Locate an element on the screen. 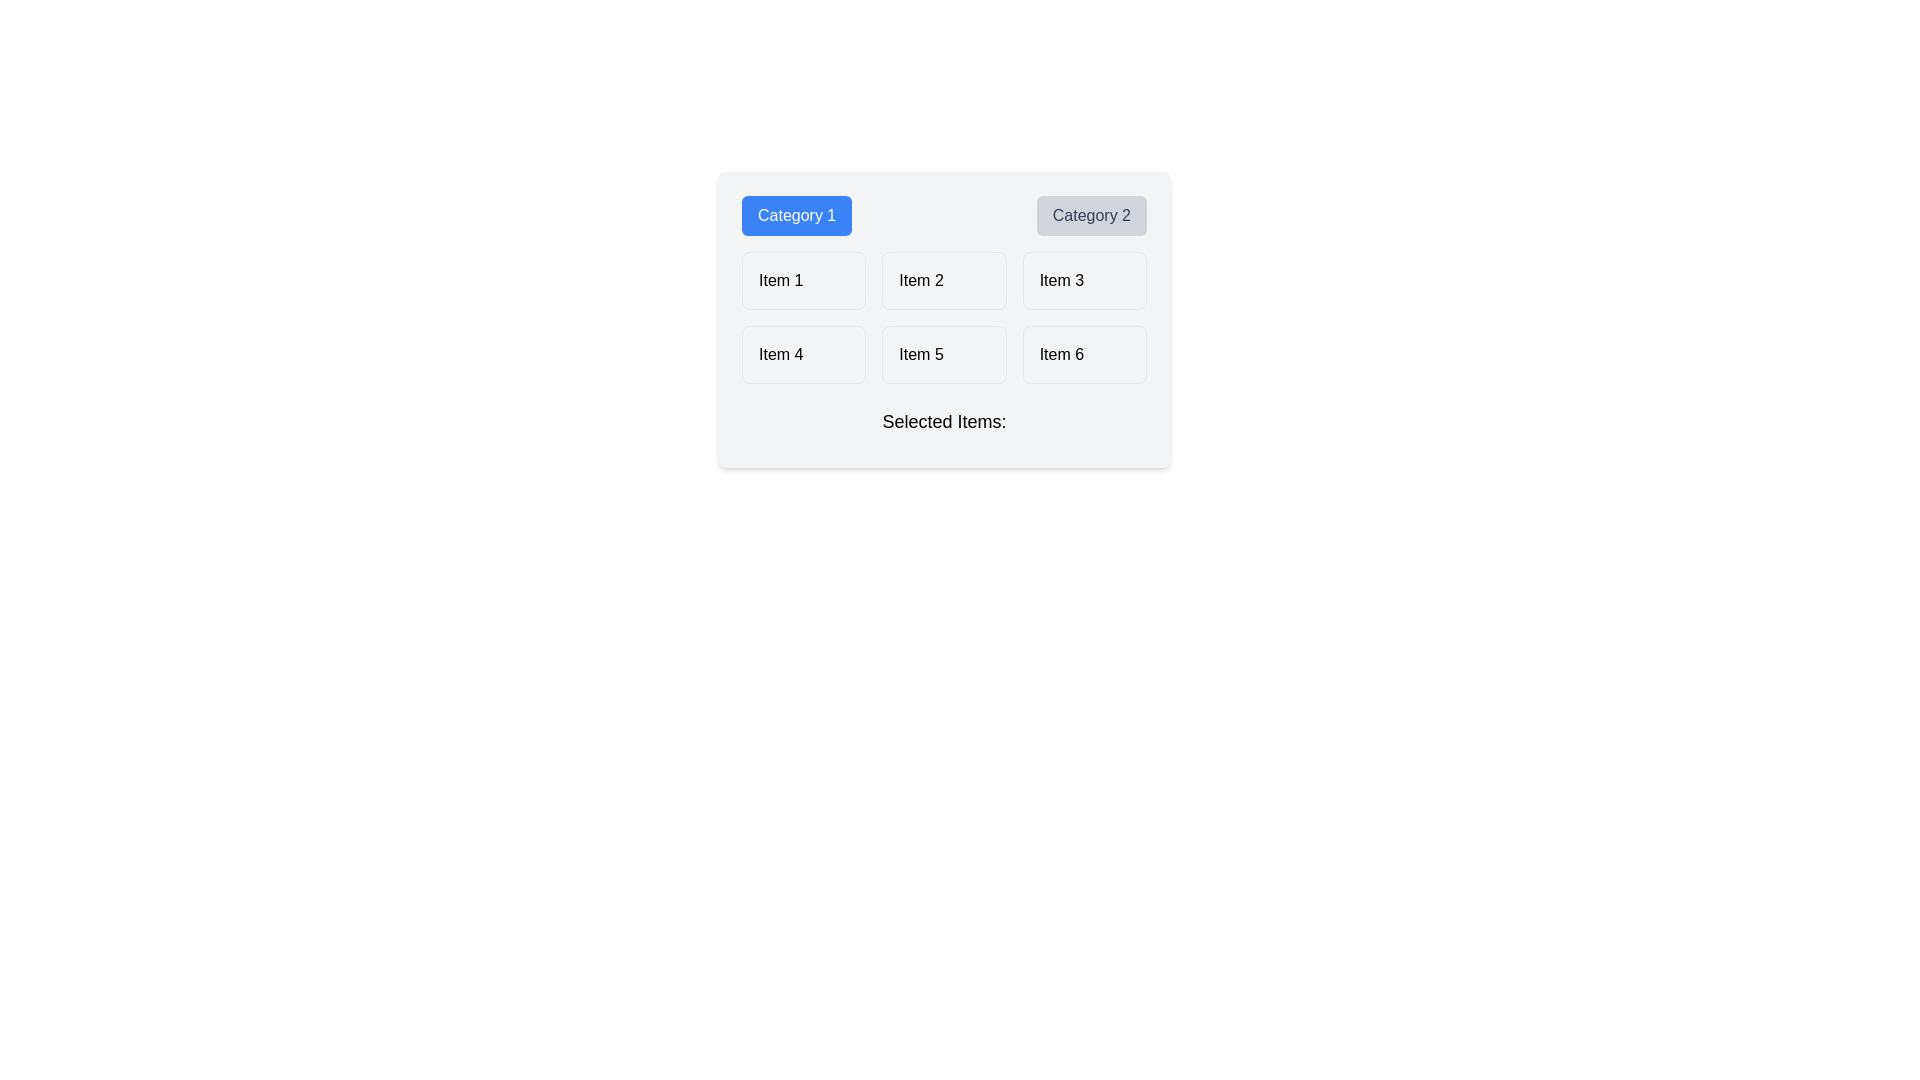 The height and width of the screenshot is (1080, 1920). the 'Category 1' button is located at coordinates (796, 216).